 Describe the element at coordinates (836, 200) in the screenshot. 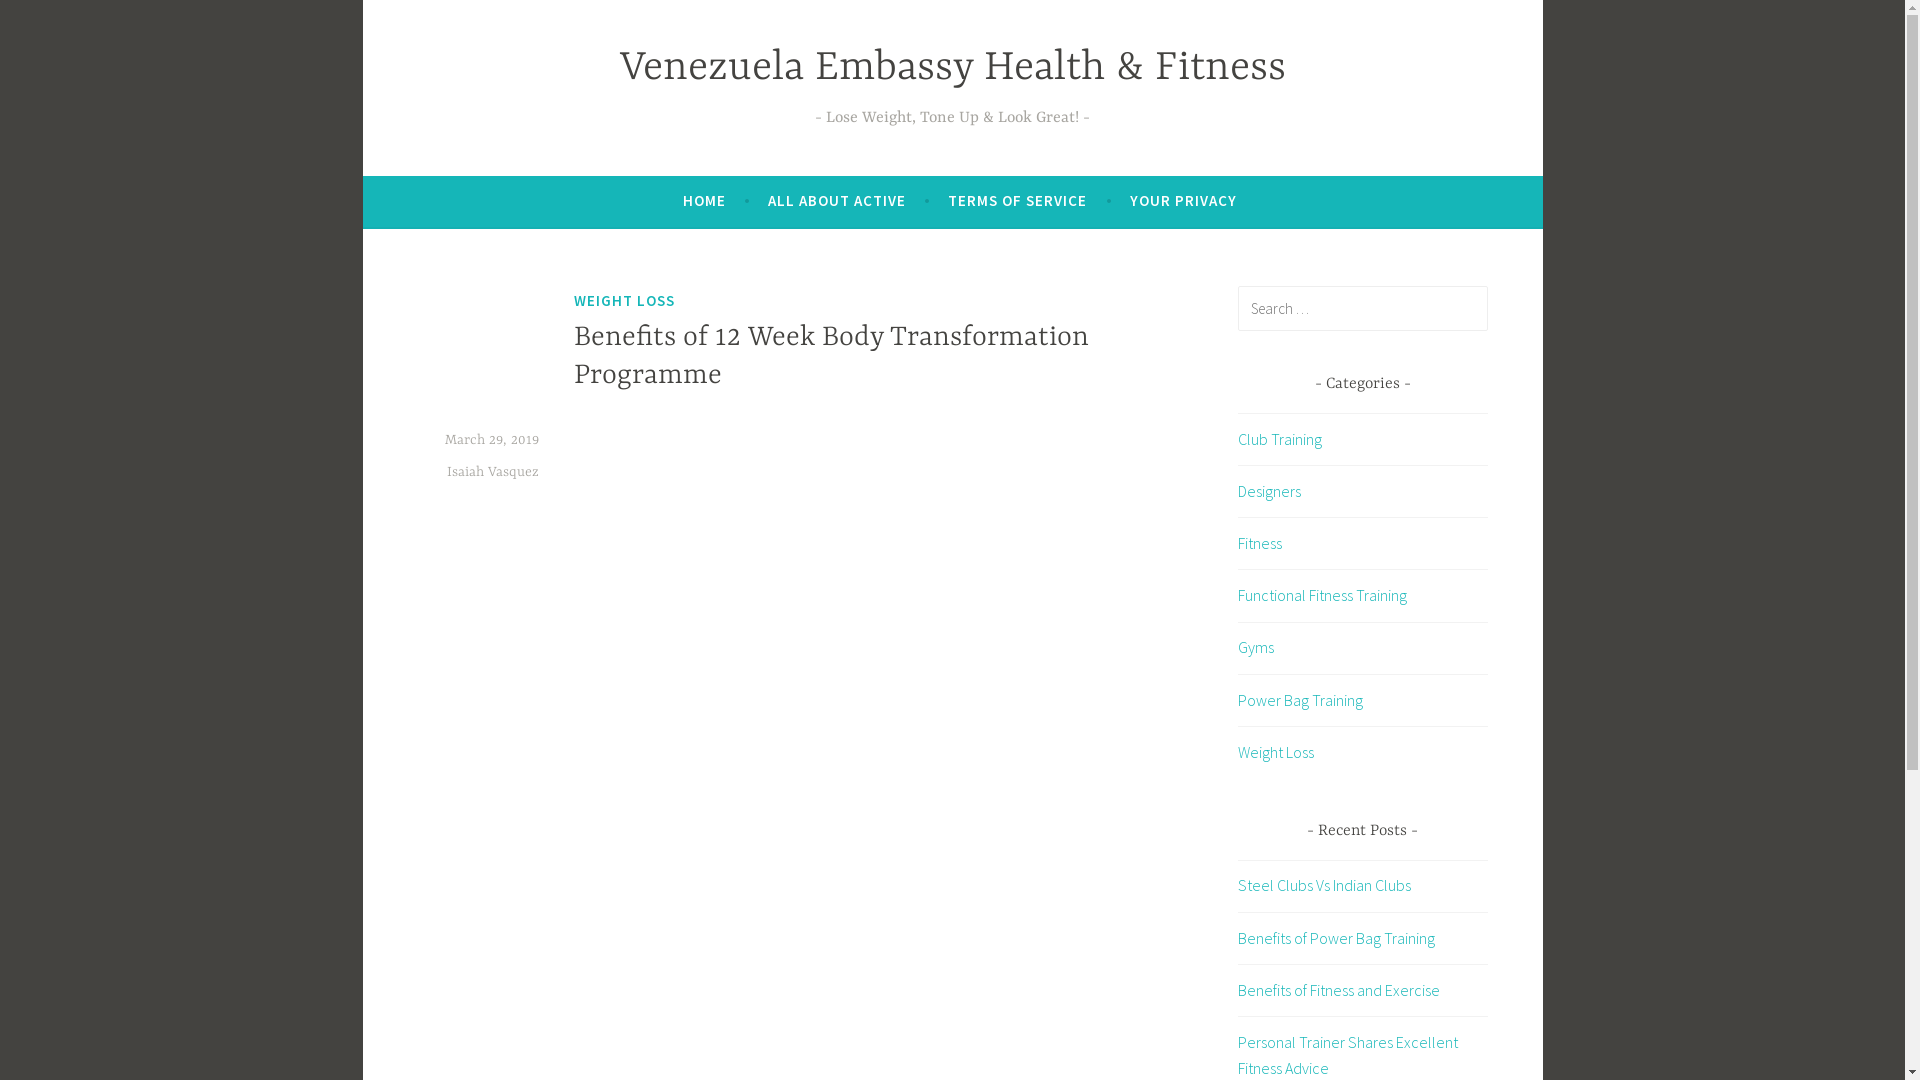

I see `'ALL ABOUT ACTIVE'` at that location.